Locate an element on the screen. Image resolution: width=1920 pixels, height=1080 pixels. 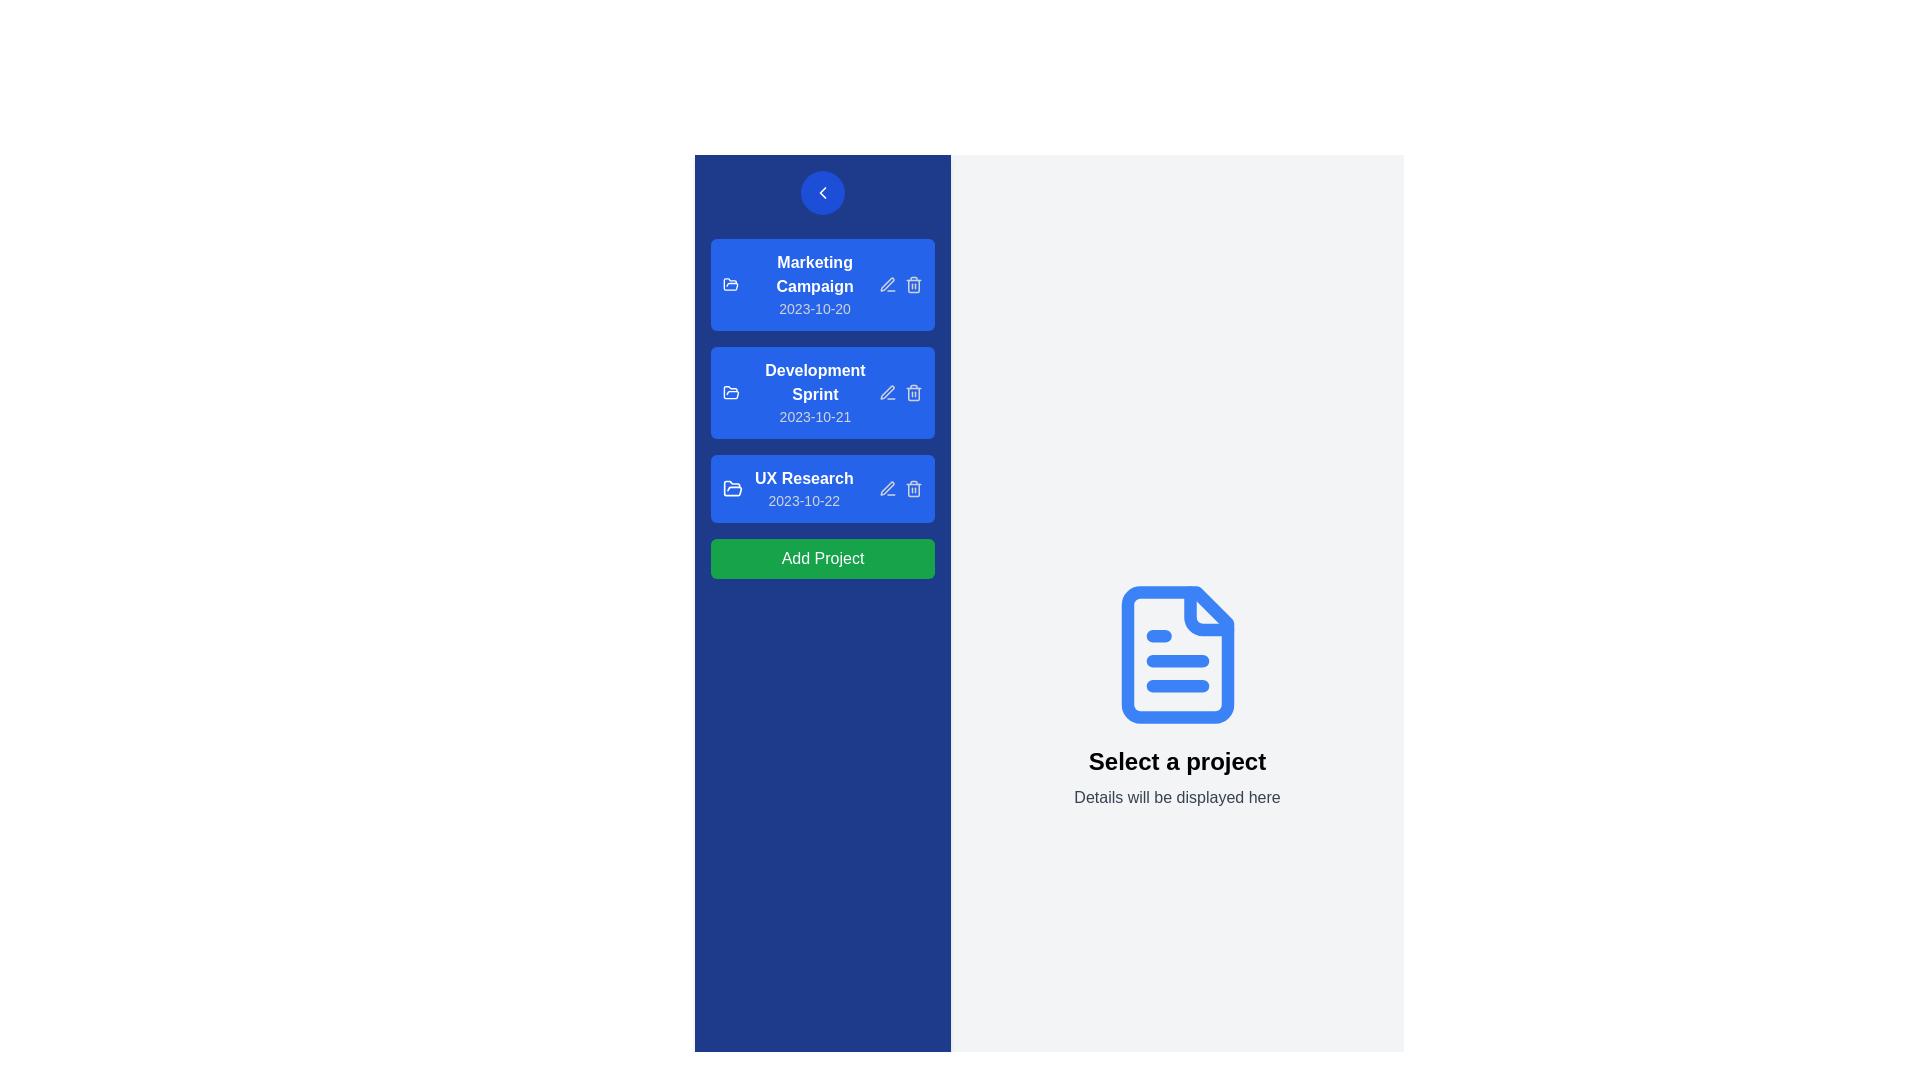
the edit icon in the Action control group, which contains a pencil icon for editing, located to the right of the 'Marketing Campaign' text is located at coordinates (900, 285).